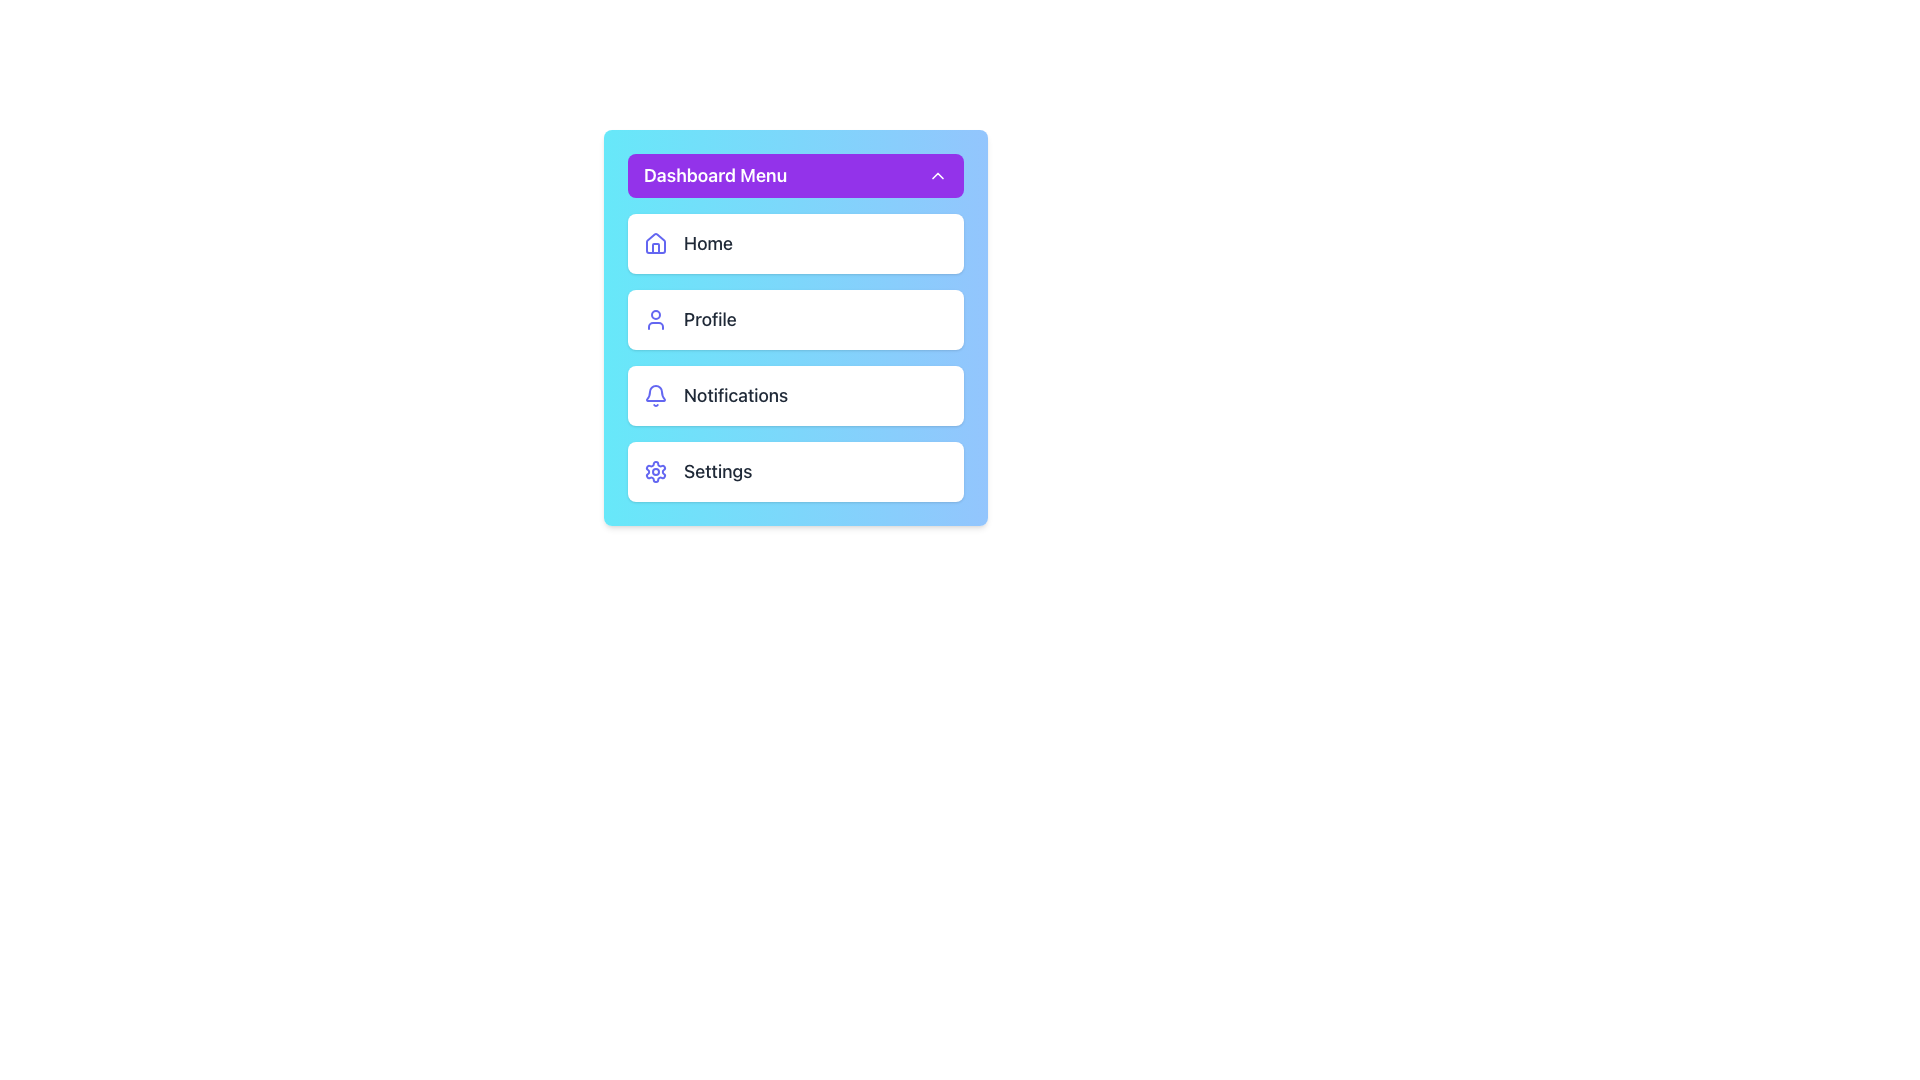 The height and width of the screenshot is (1080, 1920). Describe the element at coordinates (795, 326) in the screenshot. I see `the 'Profile' button in the 'Dashboard Menu'` at that location.